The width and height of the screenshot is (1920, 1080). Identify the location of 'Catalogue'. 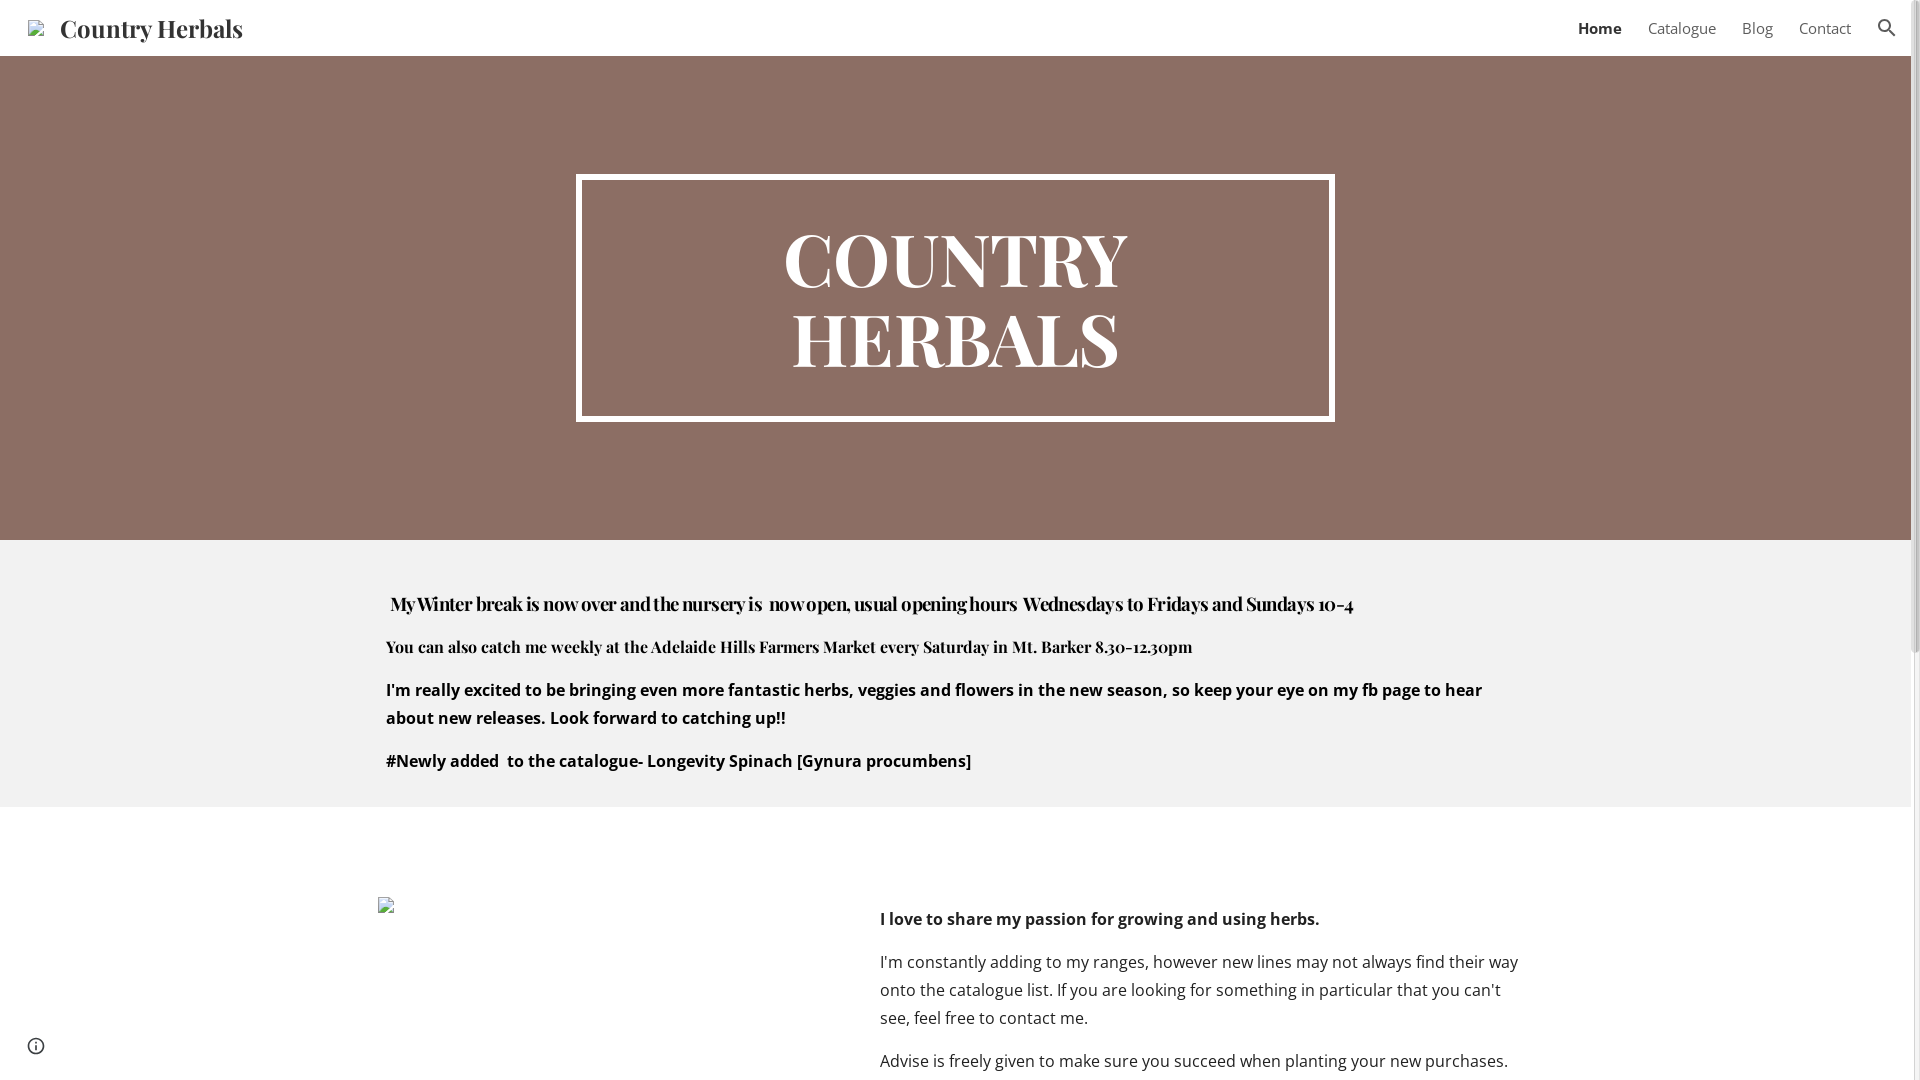
(1680, 27).